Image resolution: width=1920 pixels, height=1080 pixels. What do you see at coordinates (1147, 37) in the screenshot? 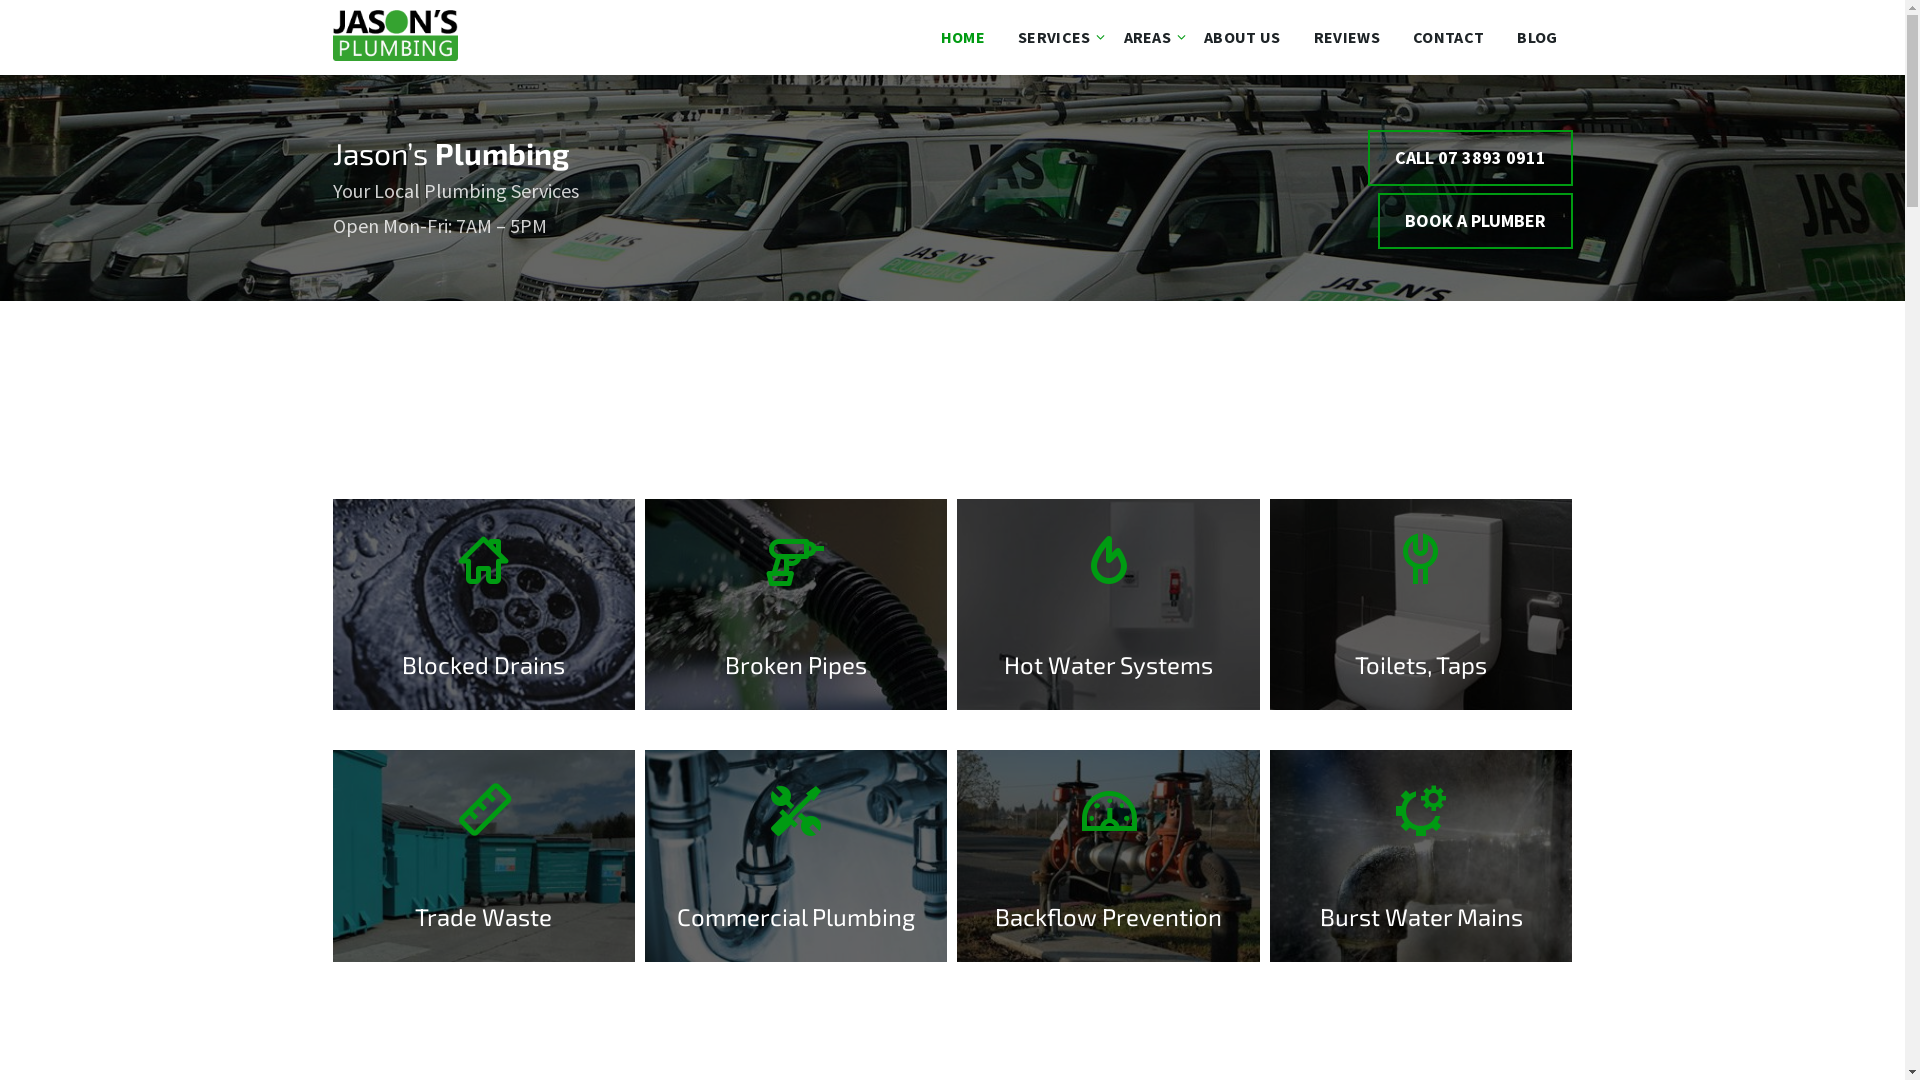
I see `'AREAS'` at bounding box center [1147, 37].